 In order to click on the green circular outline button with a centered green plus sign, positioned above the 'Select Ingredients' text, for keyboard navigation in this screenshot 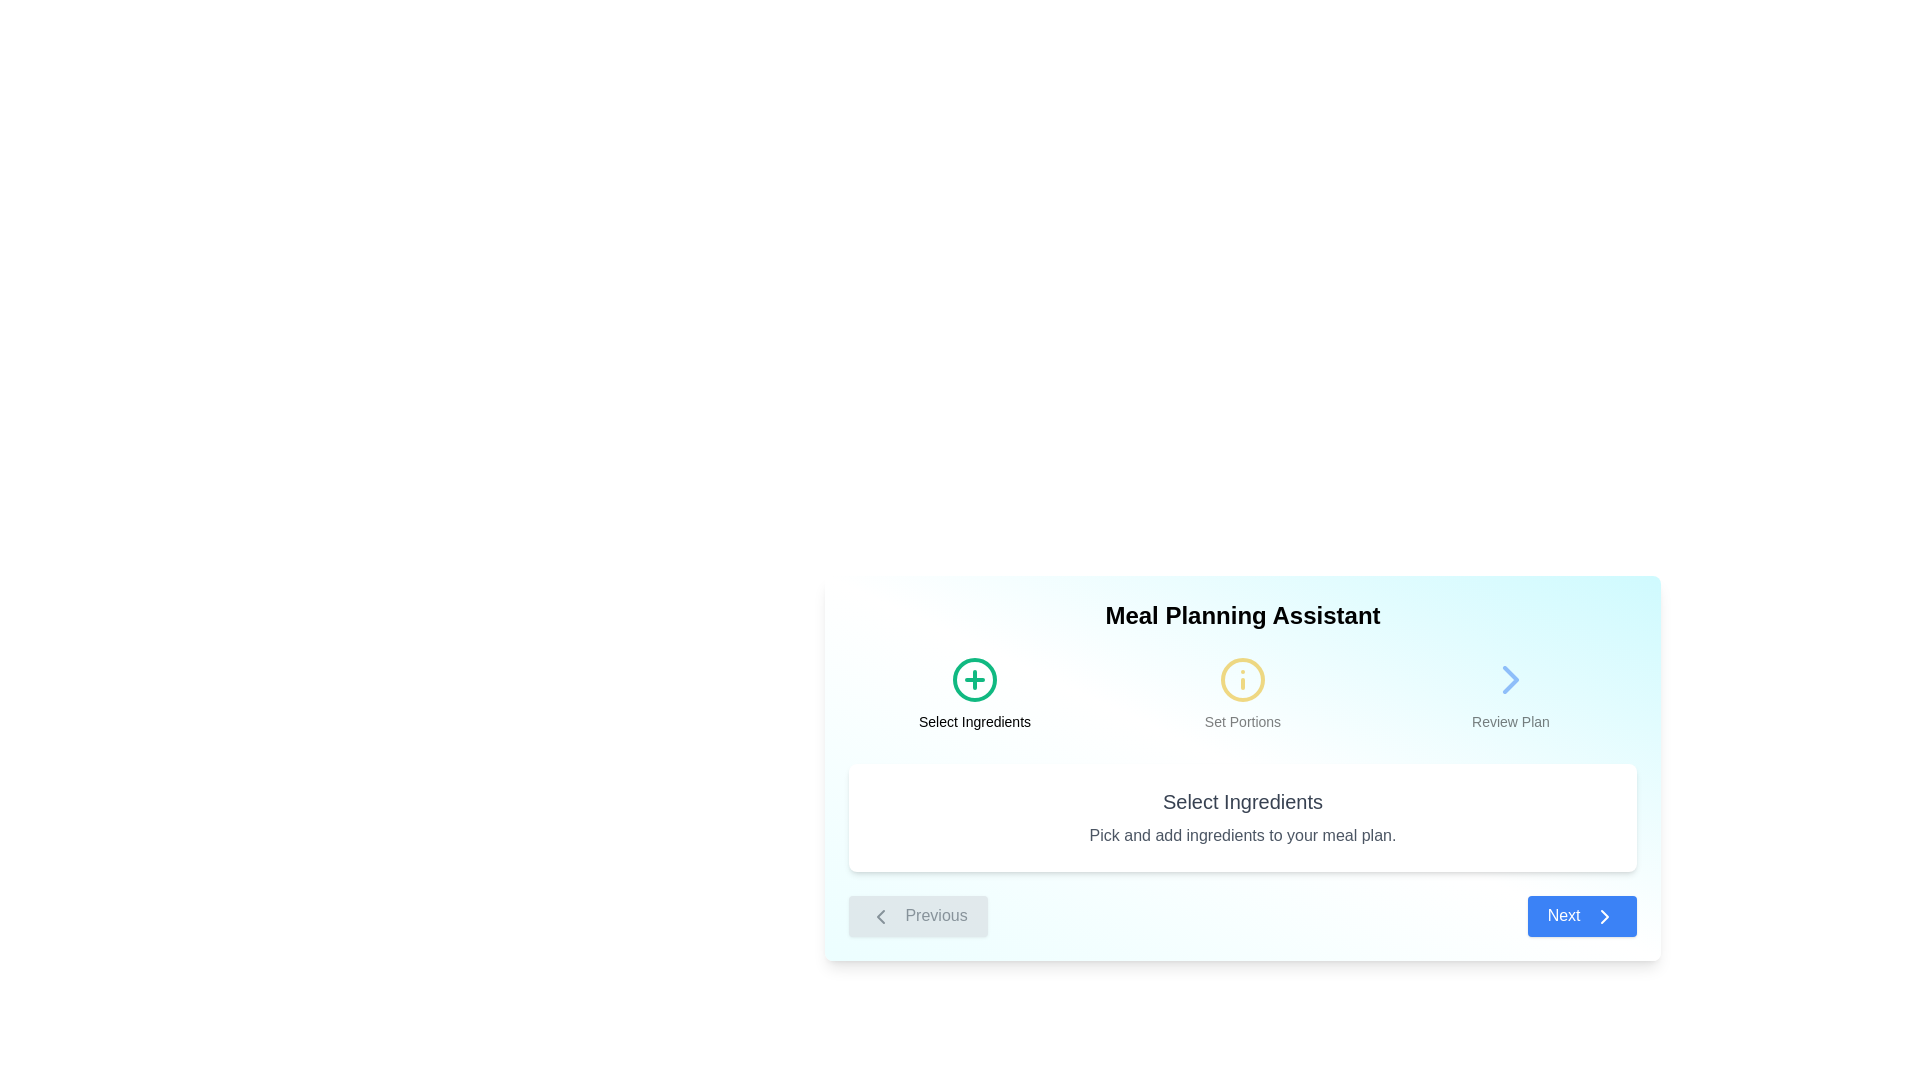, I will do `click(974, 678)`.